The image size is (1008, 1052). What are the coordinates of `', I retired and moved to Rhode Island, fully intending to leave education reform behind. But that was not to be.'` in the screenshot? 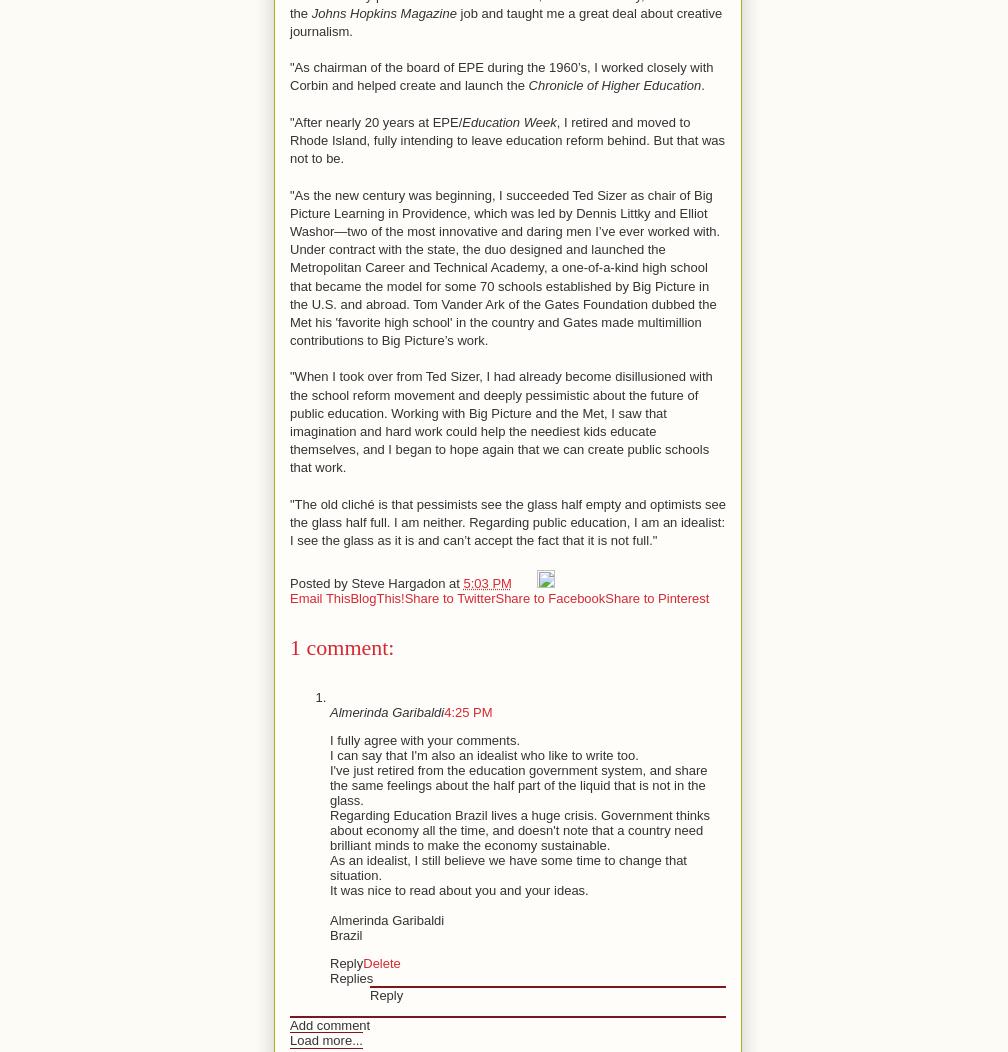 It's located at (507, 139).